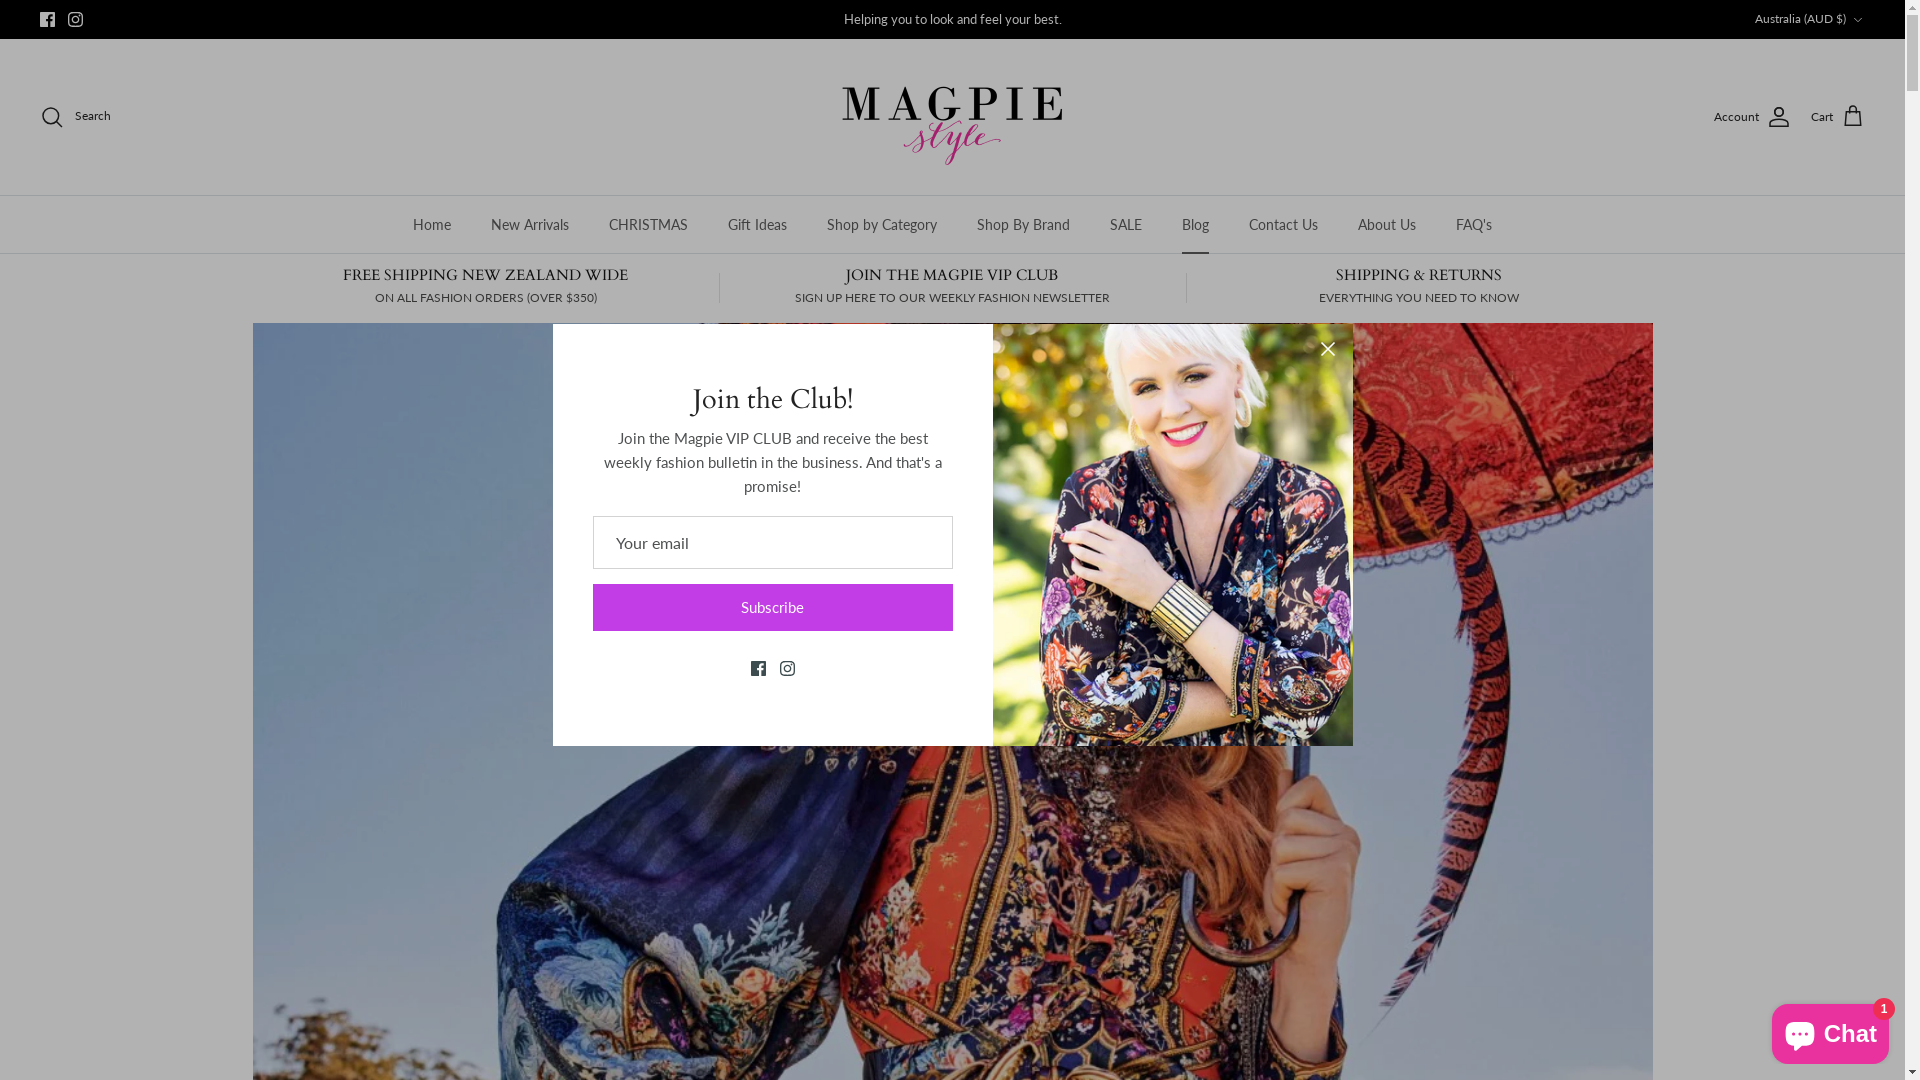 The image size is (1920, 1080). Describe the element at coordinates (710, 224) in the screenshot. I see `'Gift Ideas'` at that location.